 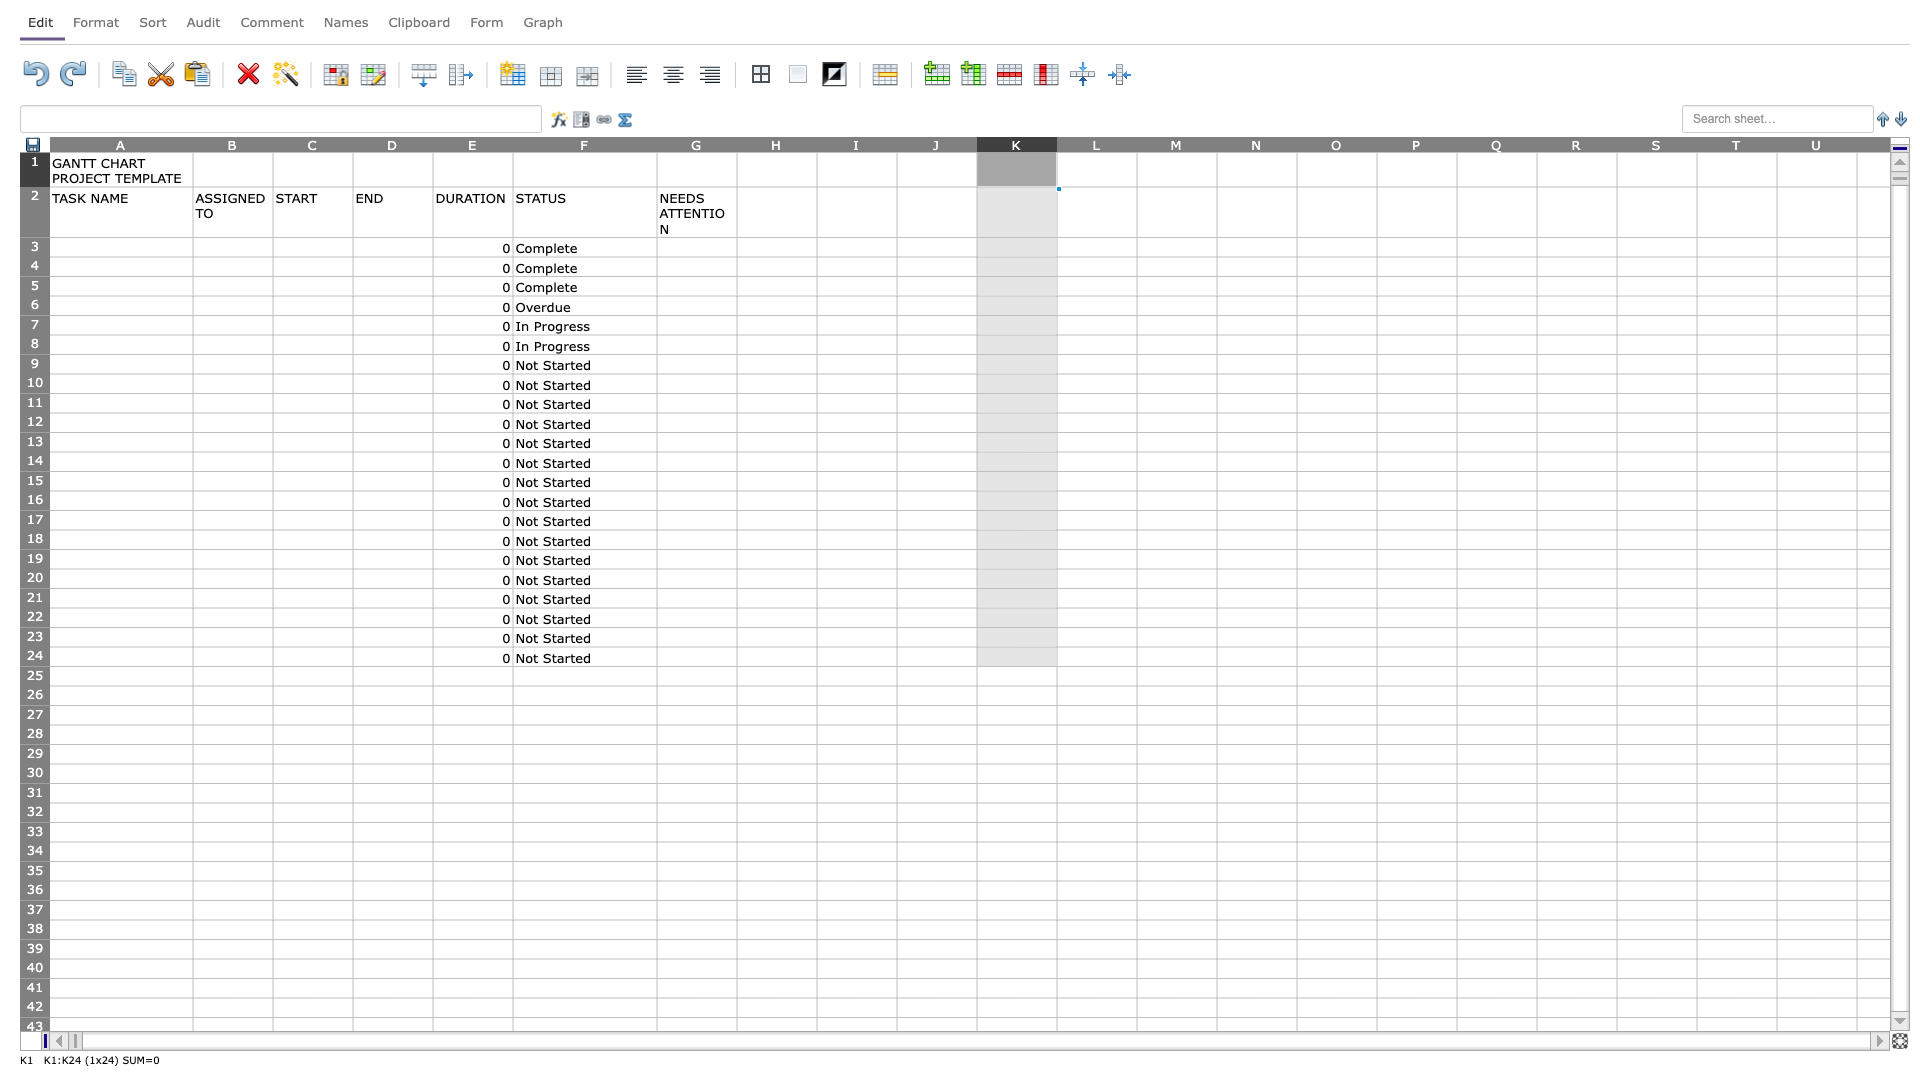 I want to click on the width adjustment handle for column M, so click(x=1216, y=143).